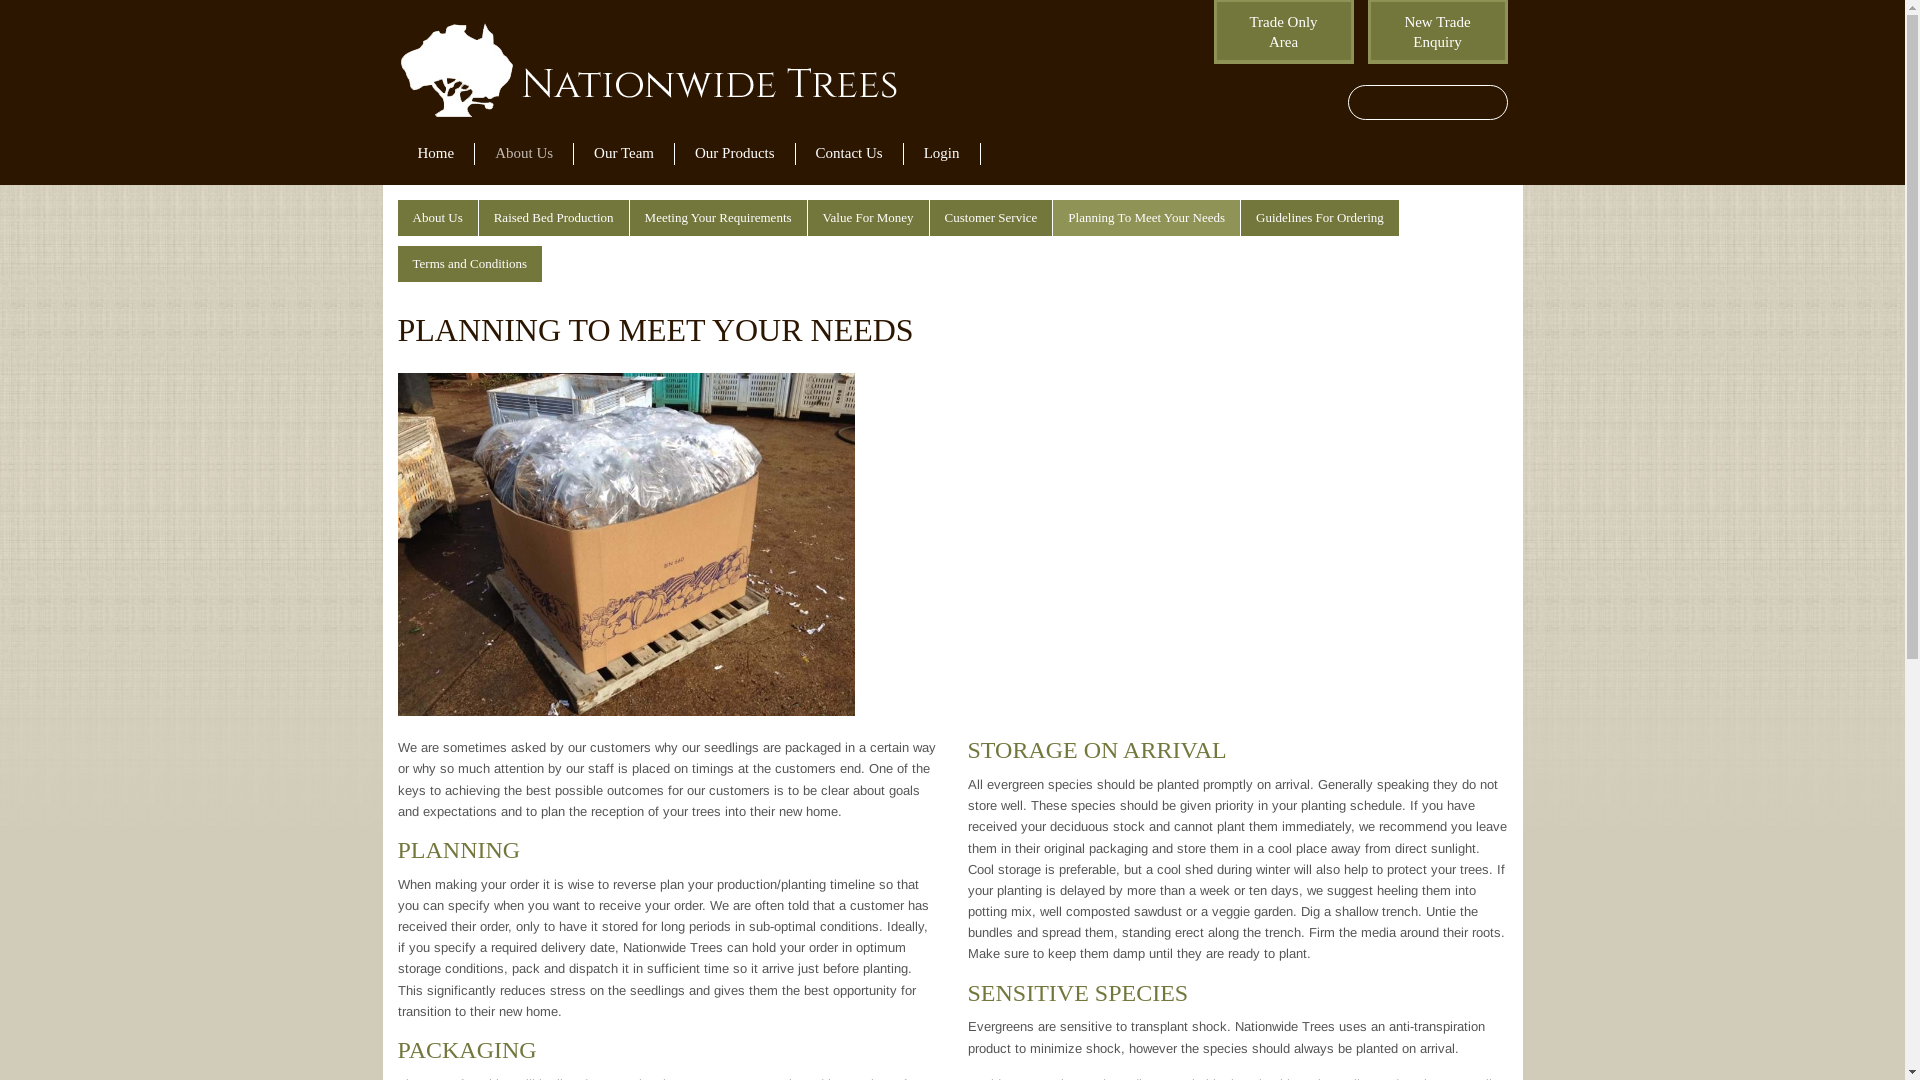  Describe the element at coordinates (868, 218) in the screenshot. I see `'Value For Money'` at that location.